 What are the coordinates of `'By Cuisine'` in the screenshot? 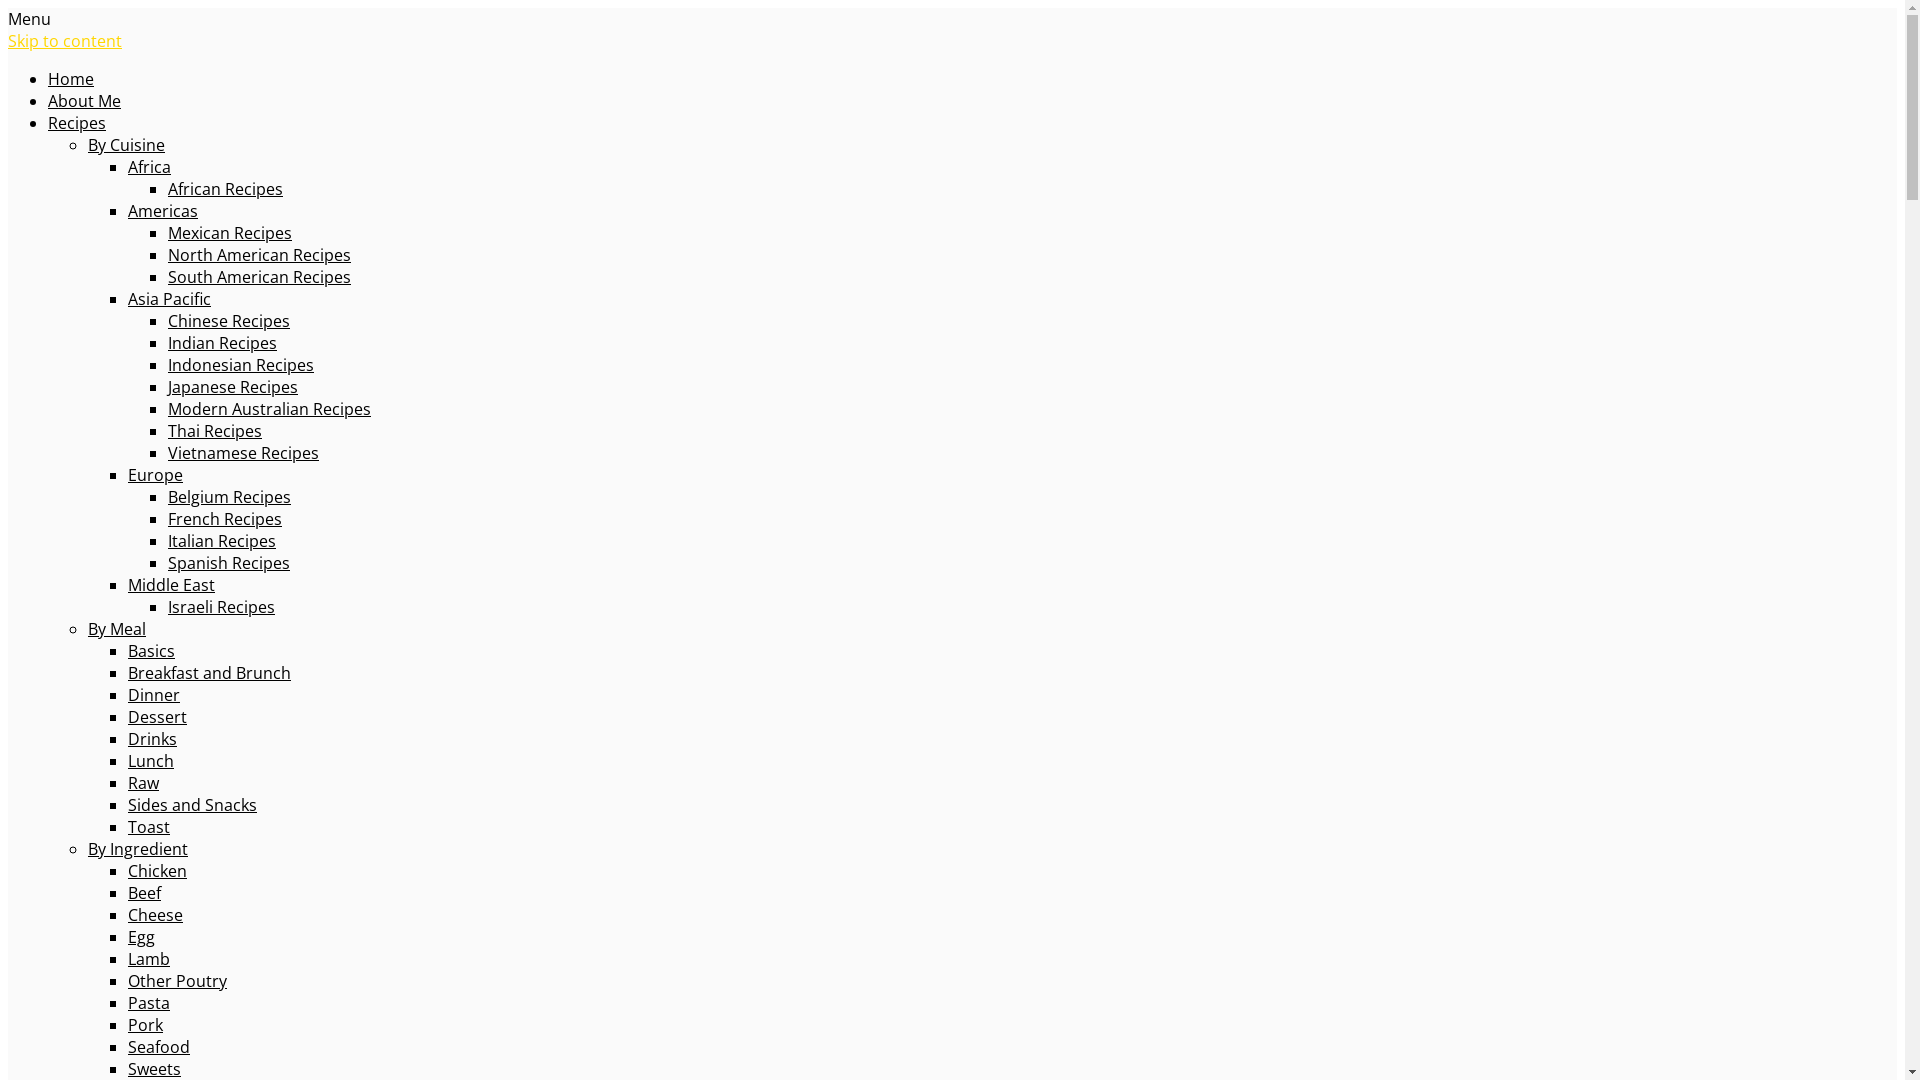 It's located at (125, 144).